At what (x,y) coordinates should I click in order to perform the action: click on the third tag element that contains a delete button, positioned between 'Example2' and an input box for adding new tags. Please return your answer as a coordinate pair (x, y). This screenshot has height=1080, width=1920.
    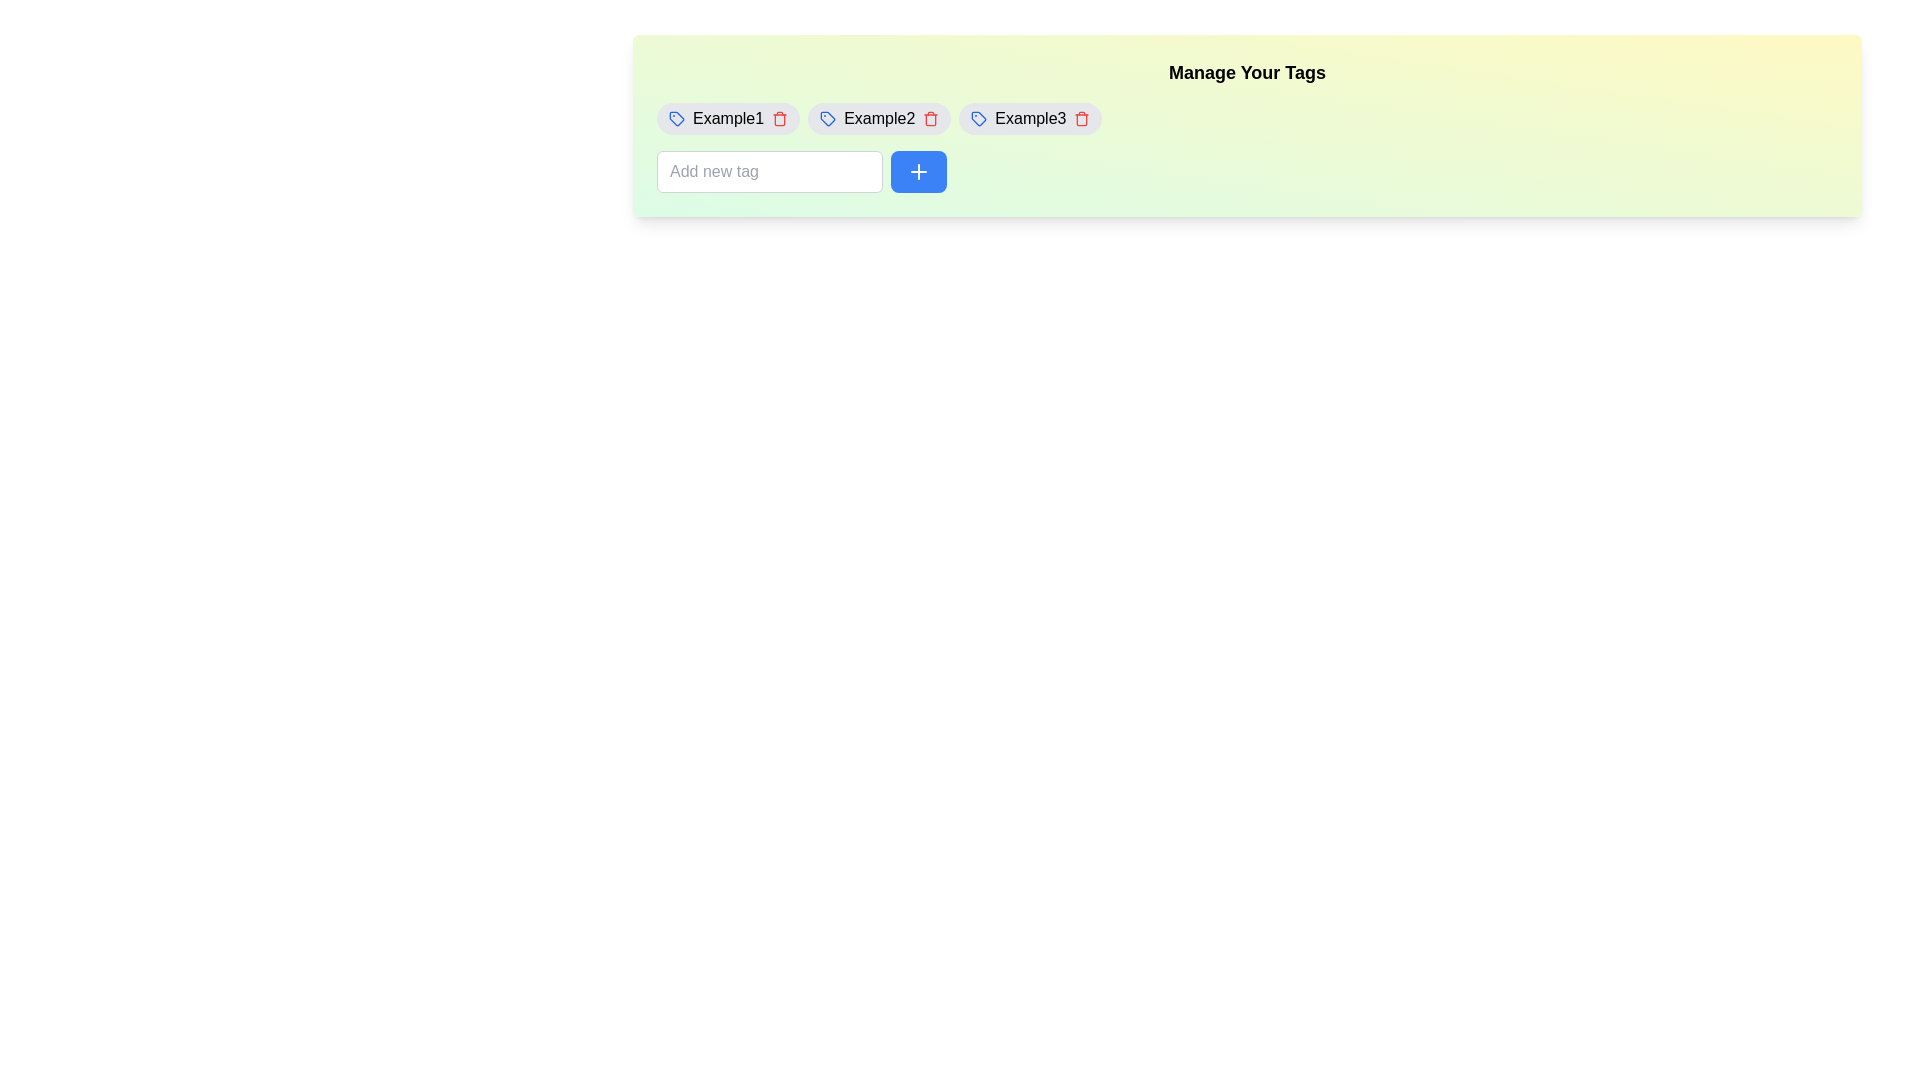
    Looking at the image, I should click on (1030, 119).